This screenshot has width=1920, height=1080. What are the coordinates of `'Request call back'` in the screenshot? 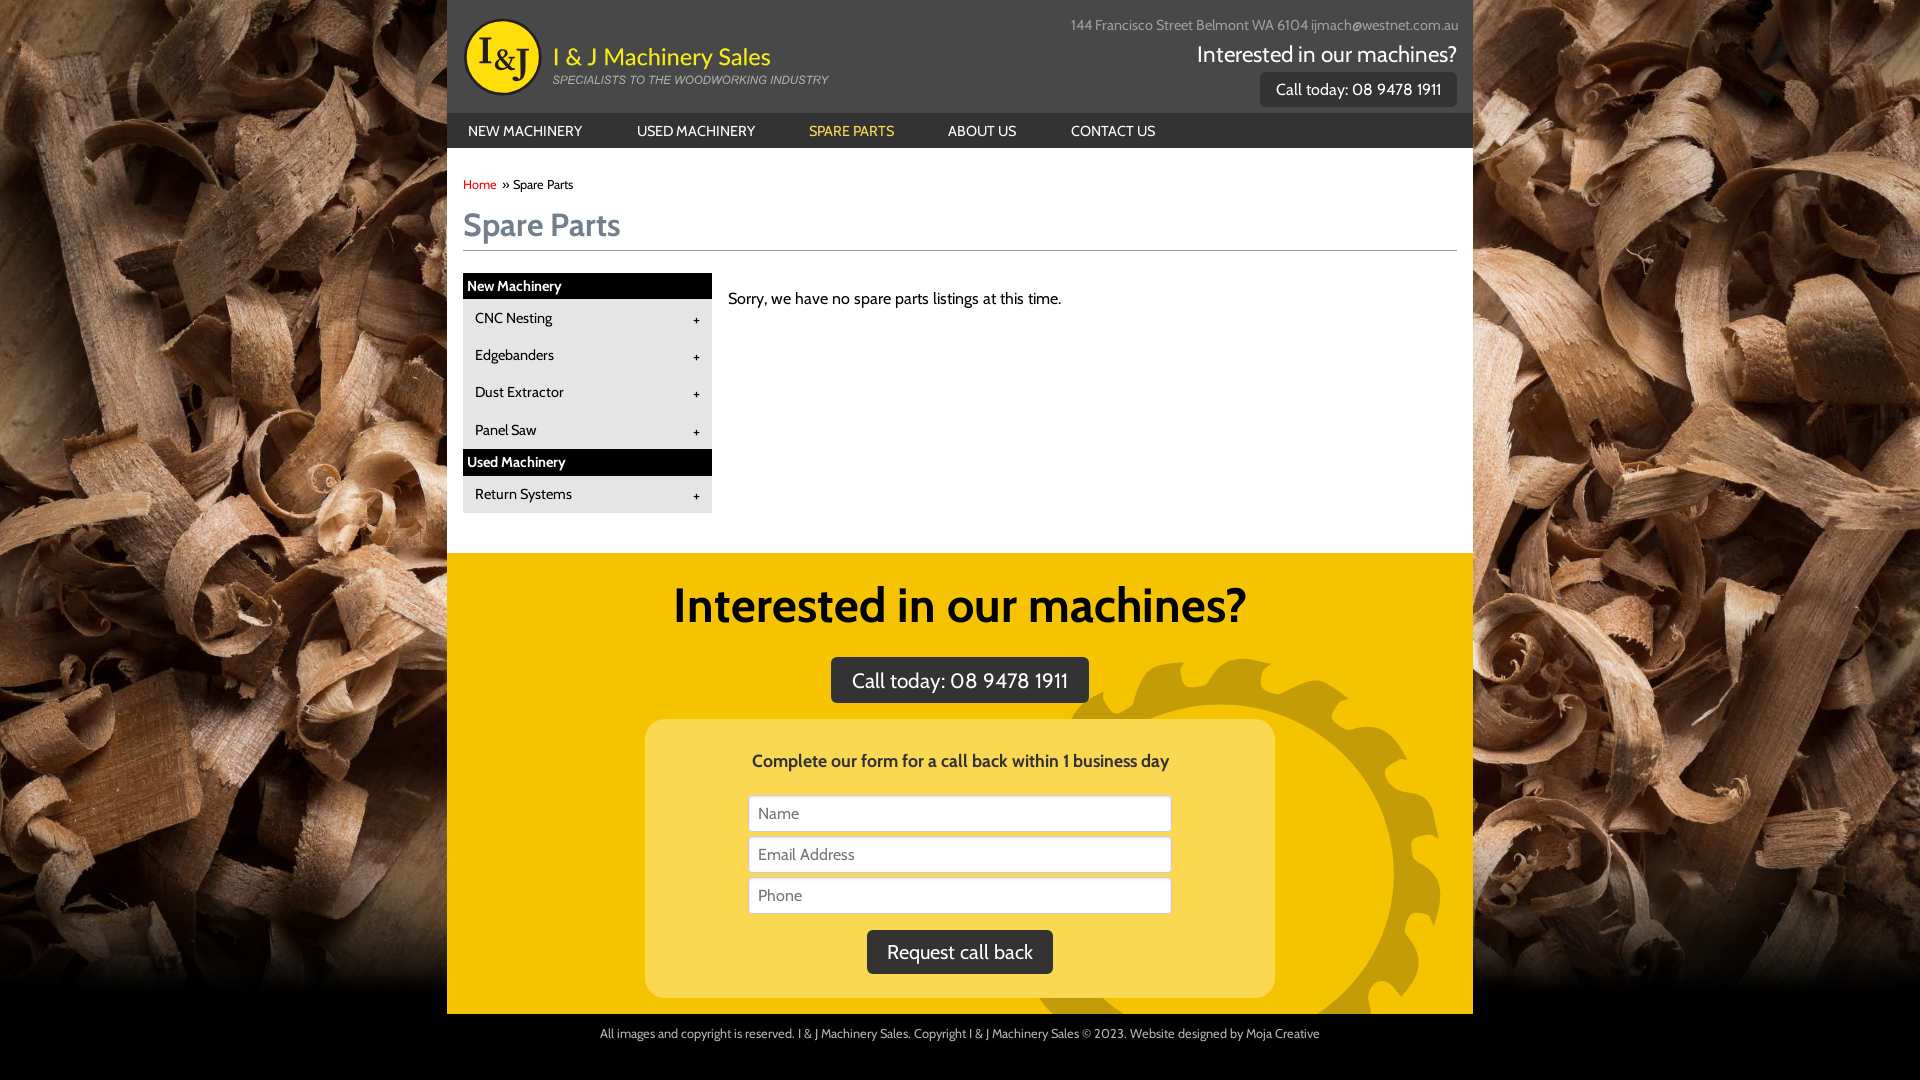 It's located at (960, 951).